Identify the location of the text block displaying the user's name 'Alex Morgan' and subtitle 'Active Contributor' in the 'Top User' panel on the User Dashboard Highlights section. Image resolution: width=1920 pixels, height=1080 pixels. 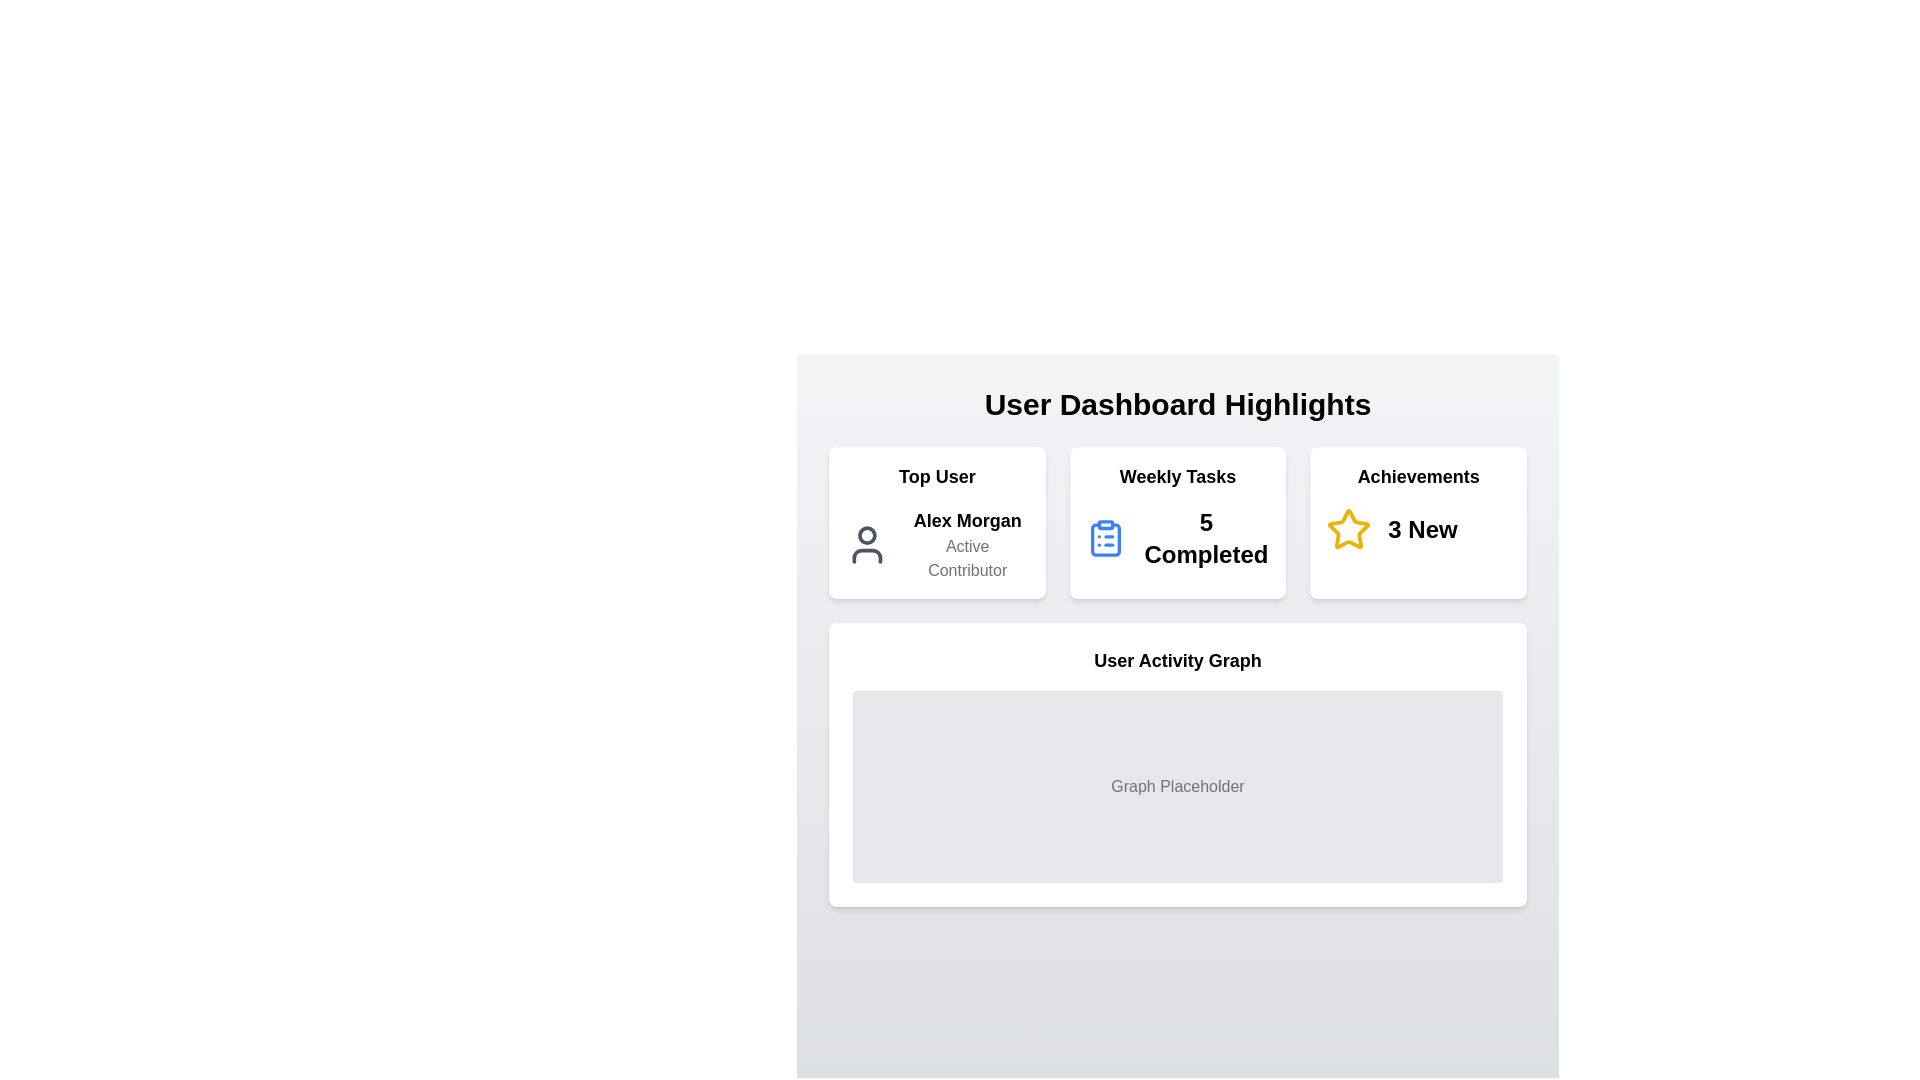
(967, 544).